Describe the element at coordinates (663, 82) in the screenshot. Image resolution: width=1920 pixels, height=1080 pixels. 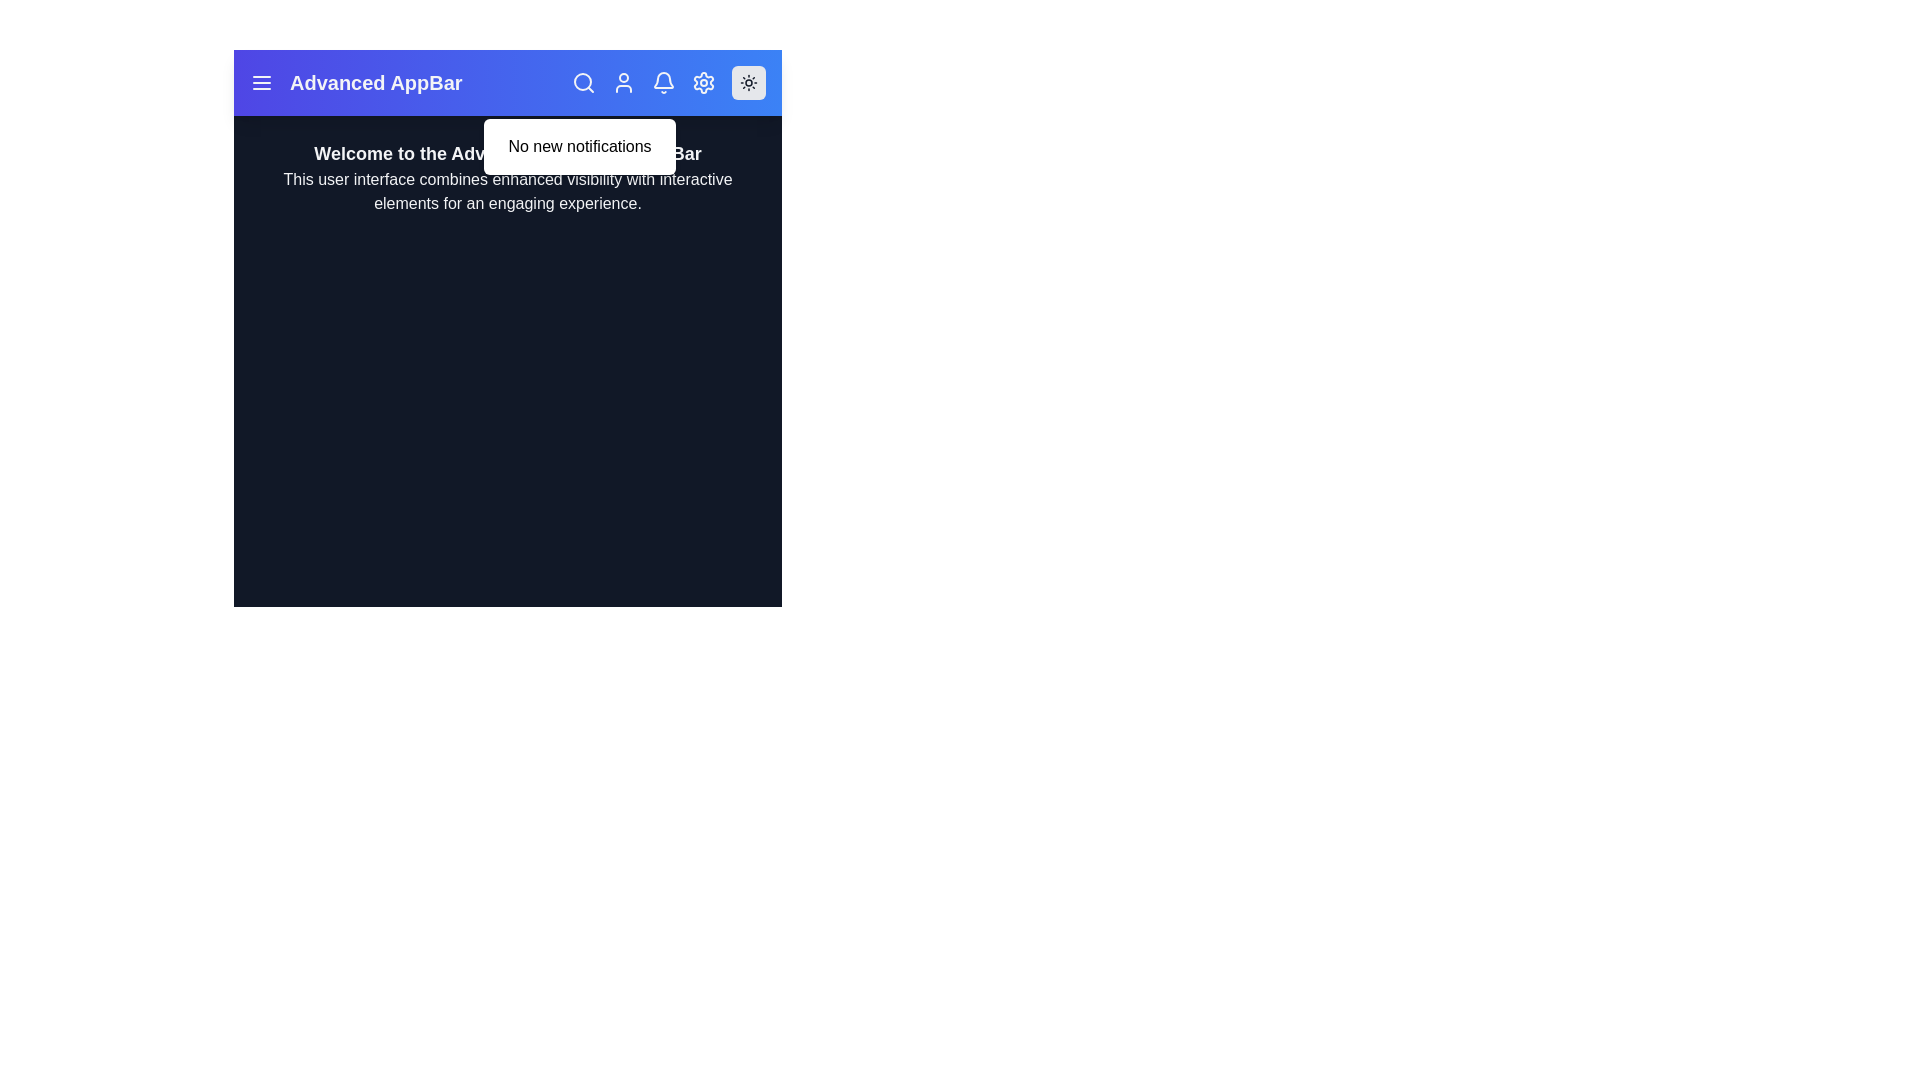
I see `the bell icon to toggle the notifications panel` at that location.